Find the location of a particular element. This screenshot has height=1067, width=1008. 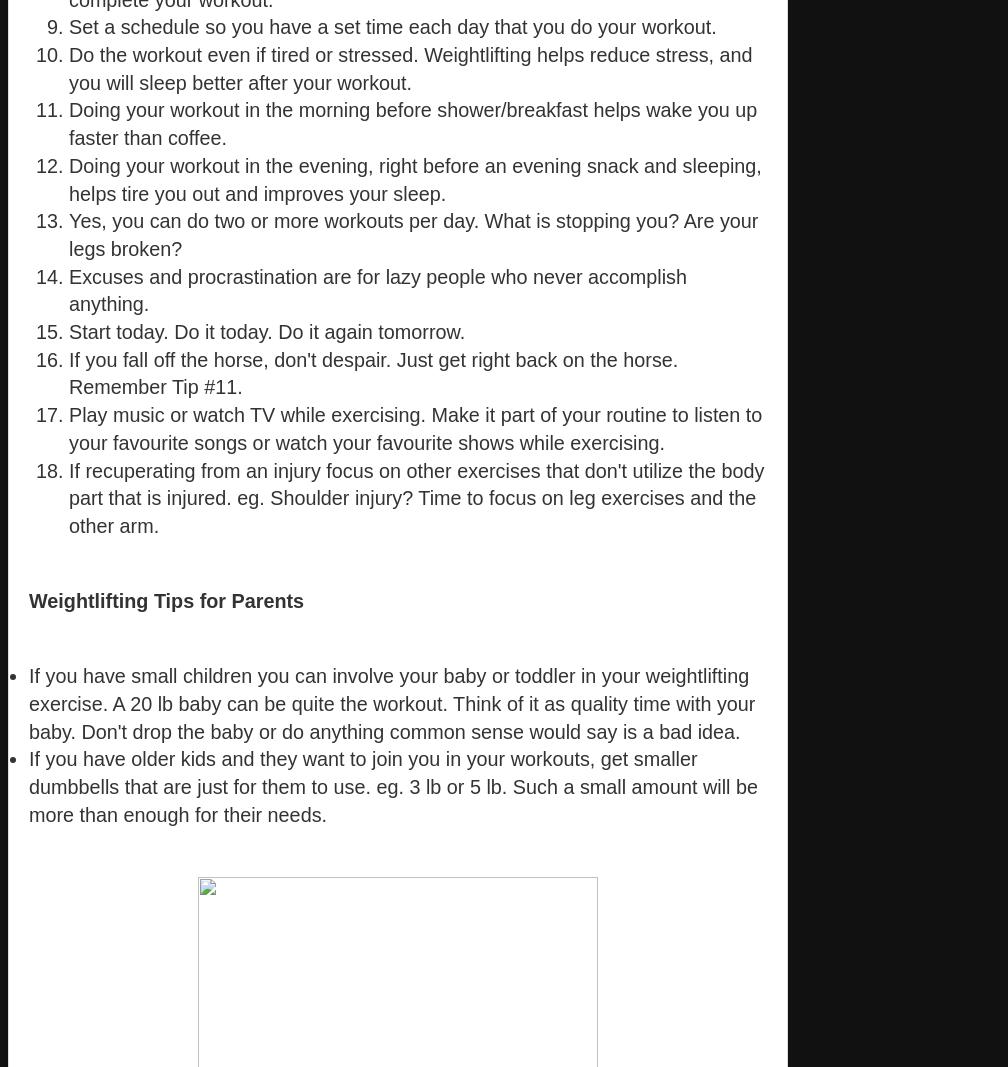

'If recuperating from an injury focus on other exercises that don't utilize the body part that is injured. eg. Shoulder injury? Time to focus on leg exercises and the other arm.' is located at coordinates (416, 496).